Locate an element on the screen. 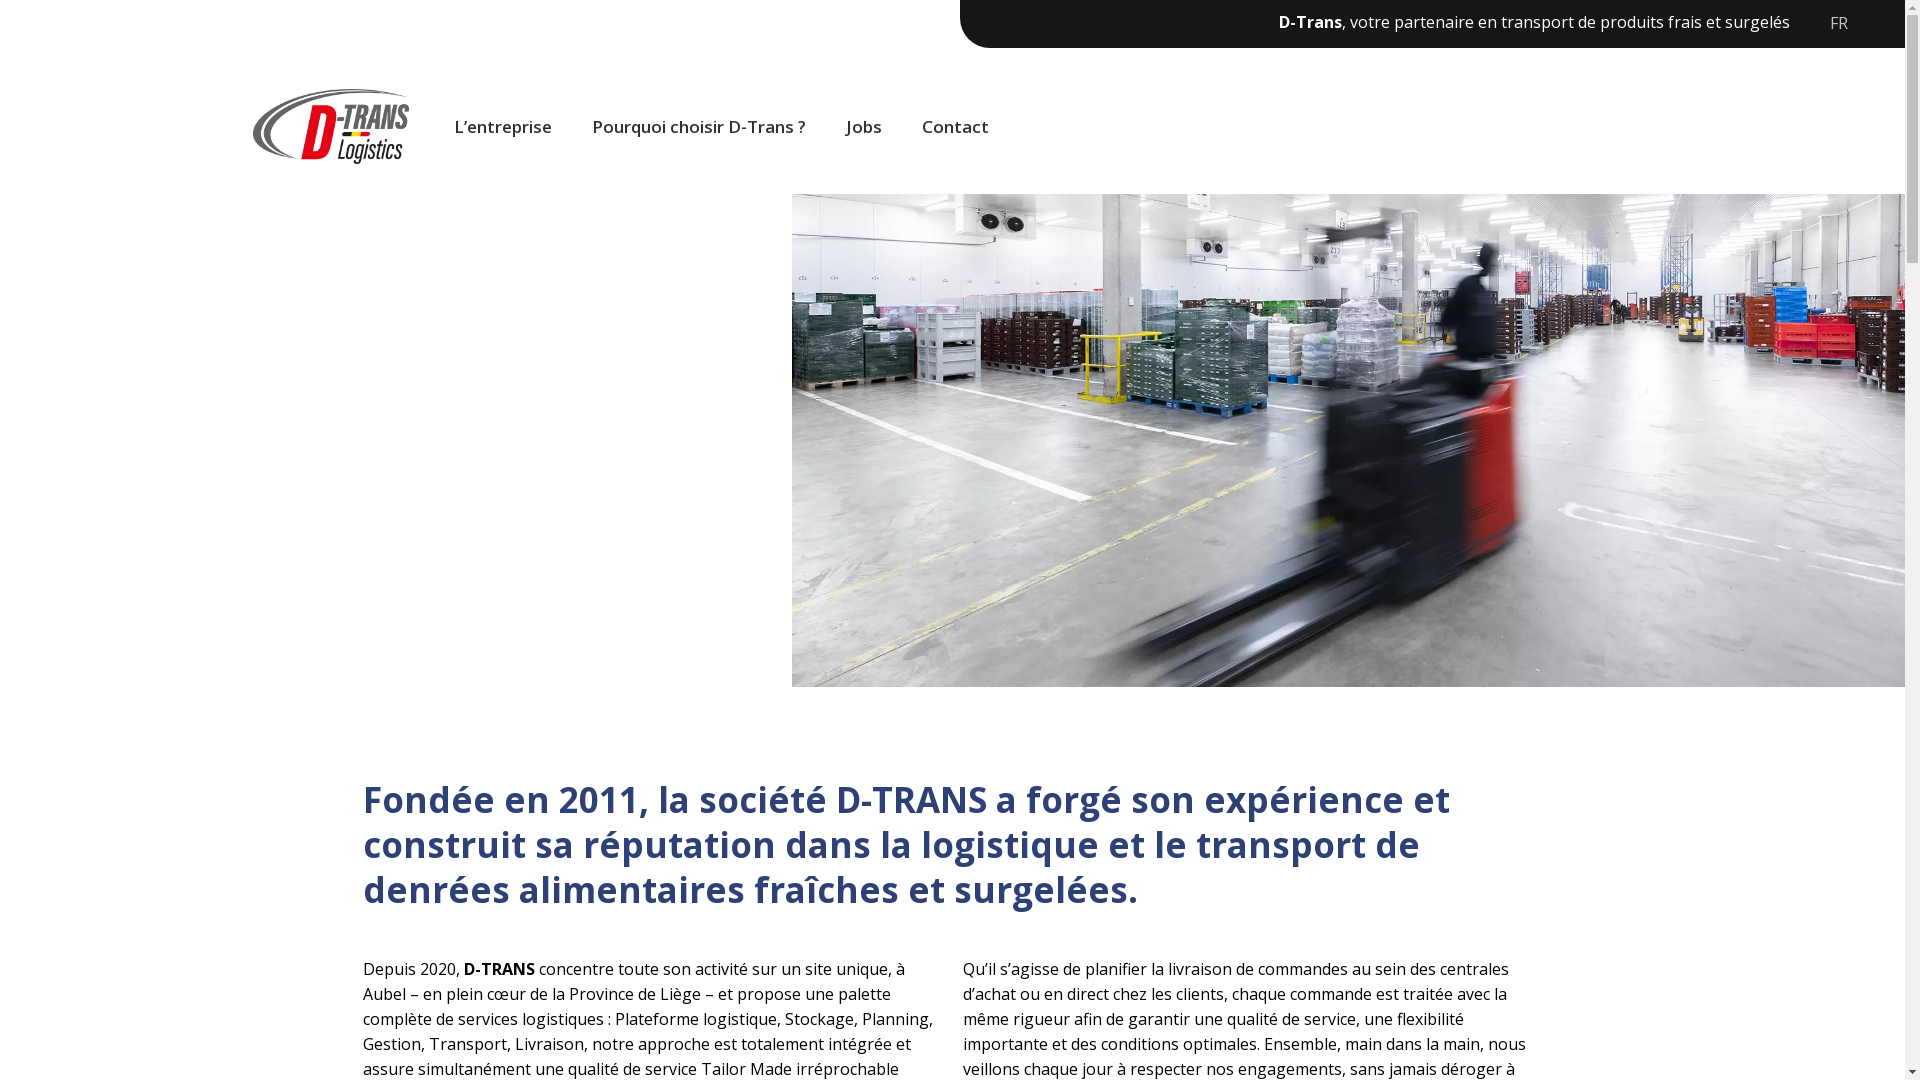 The image size is (1920, 1080). 'Pourquoi choisir D-Trans ?' is located at coordinates (699, 127).